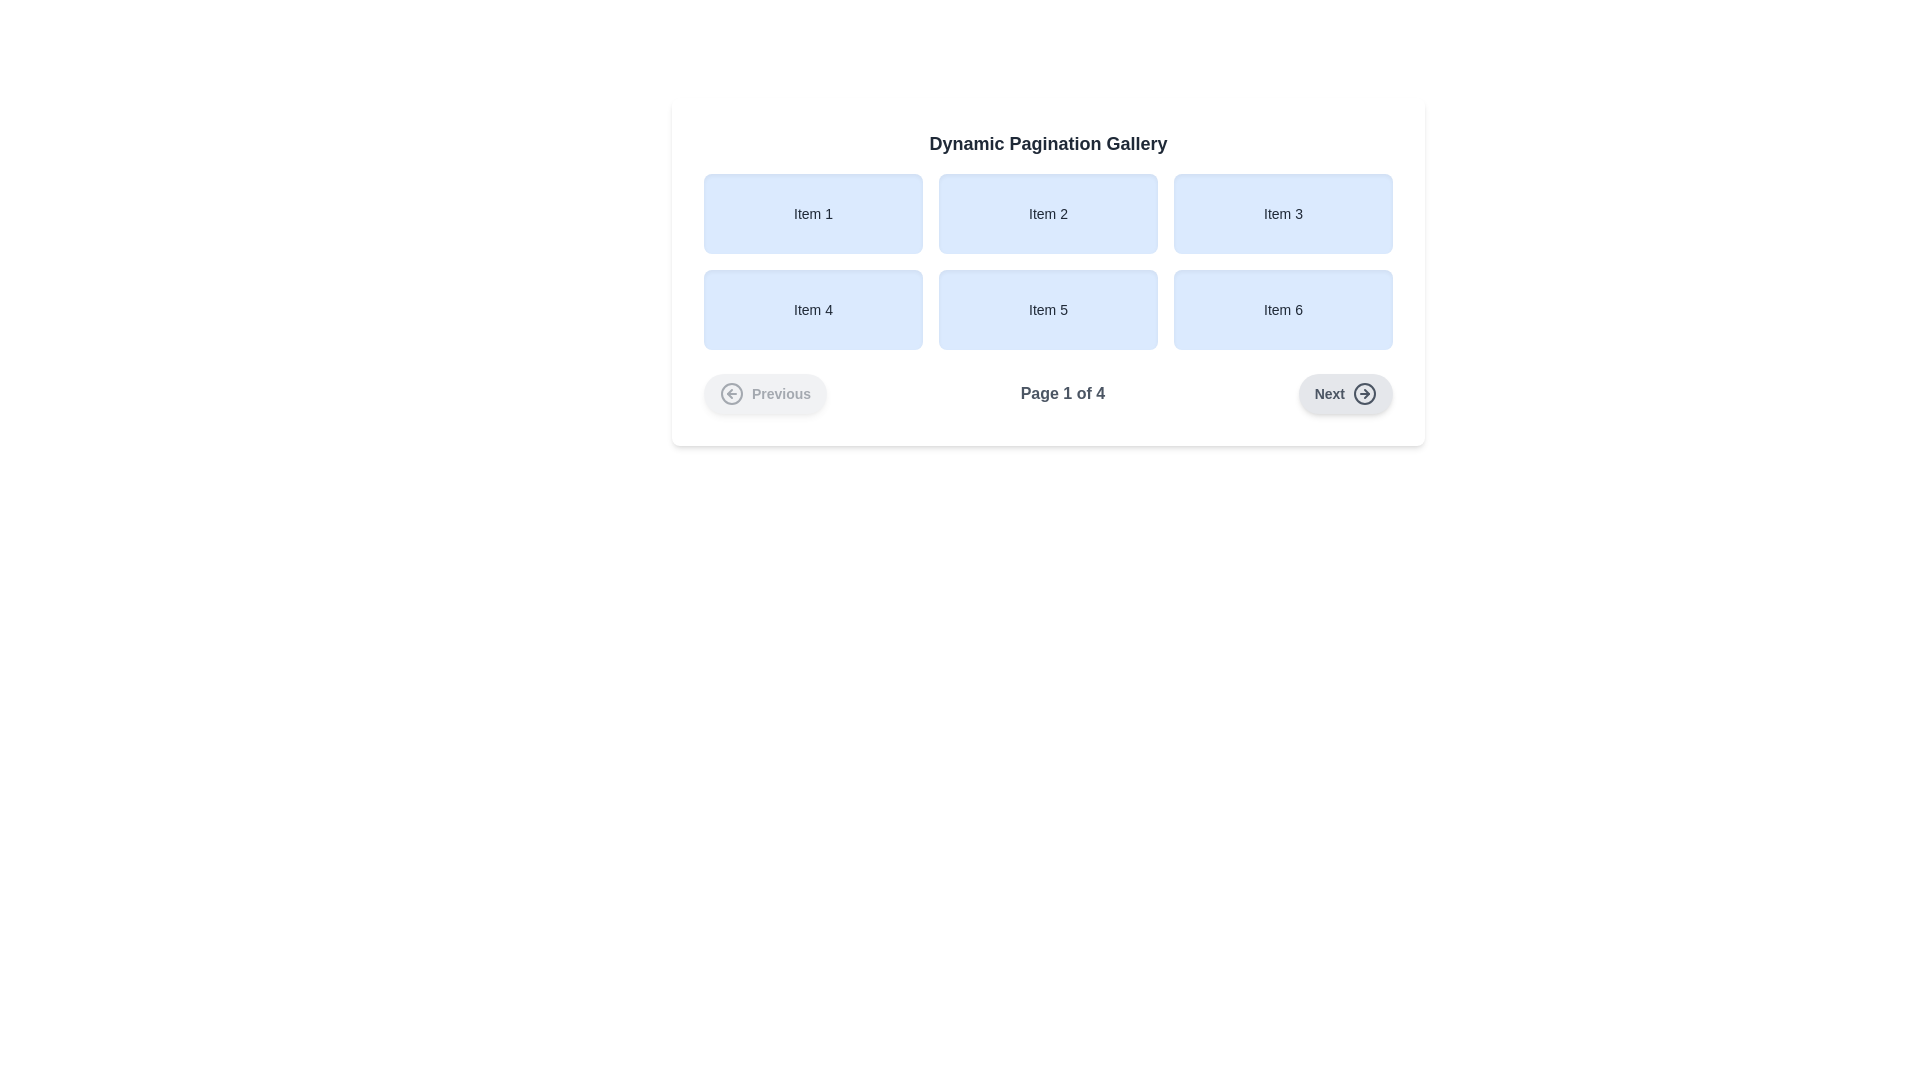 This screenshot has width=1920, height=1080. What do you see at coordinates (1283, 309) in the screenshot?
I see `the static display box labeled 'Item 6', located in the bottom-right corner of a 3x2 grid layout, positioned below 'Item 3' and to the right of 'Item 5'` at bounding box center [1283, 309].